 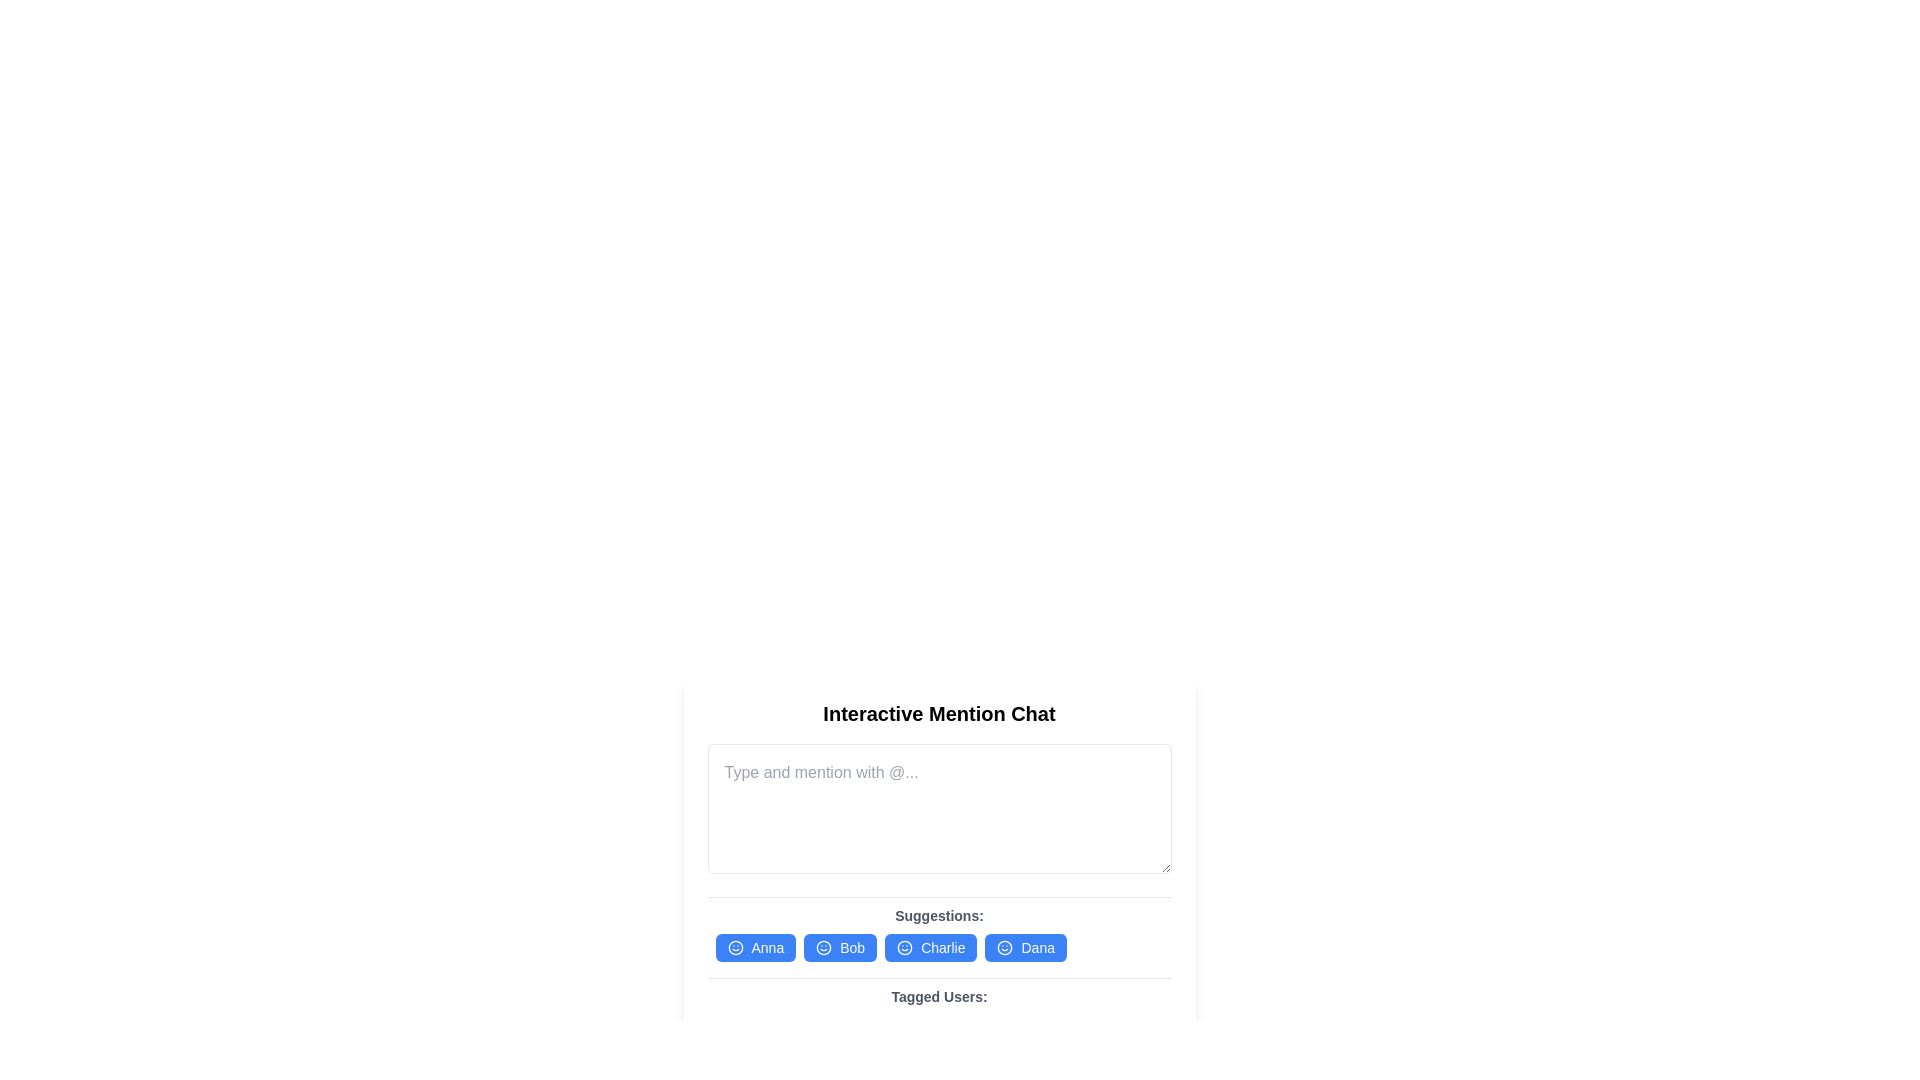 What do you see at coordinates (938, 996) in the screenshot?
I see `the text label that reads 'Tagged Users:', styled in a small bold gray font, located at the bottom of the interface below the 'Suggestions:' section` at bounding box center [938, 996].